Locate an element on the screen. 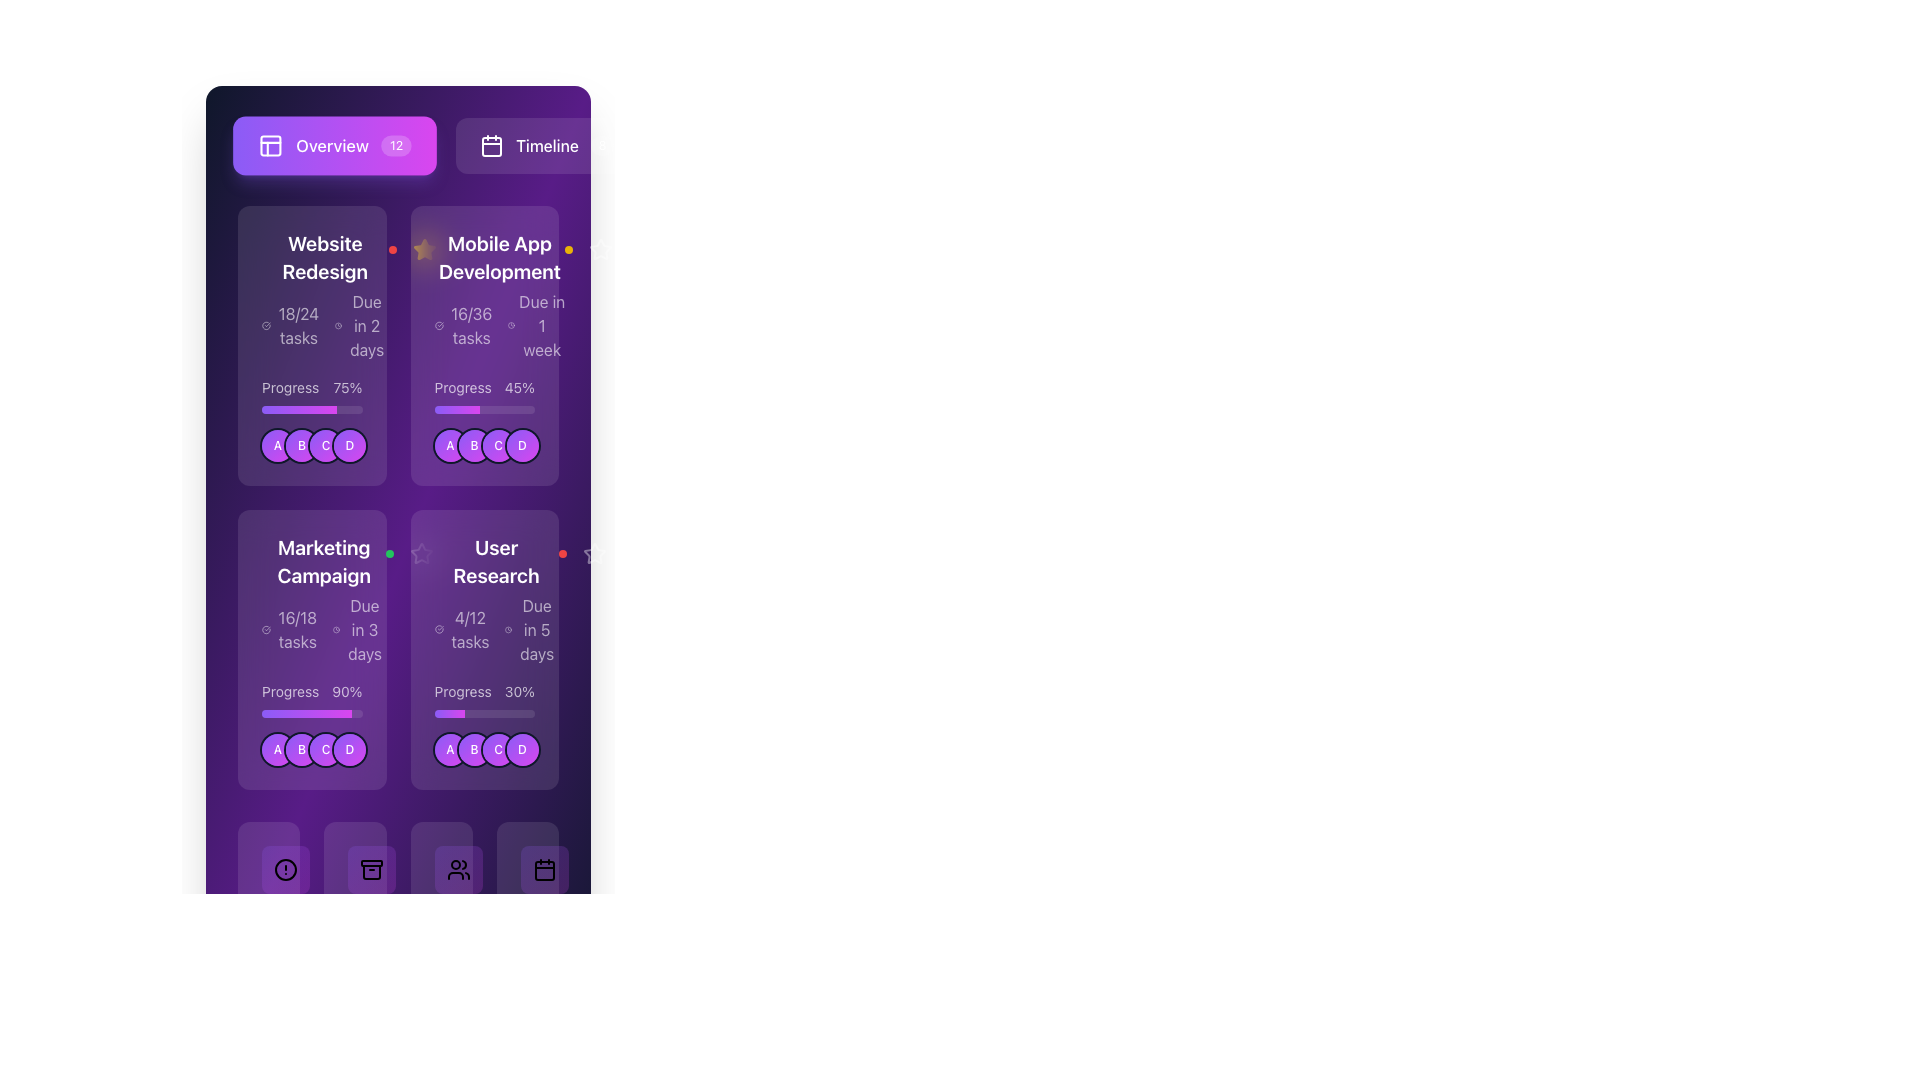  the navigational button located to the right of the 'Overview' button is located at coordinates (547, 145).